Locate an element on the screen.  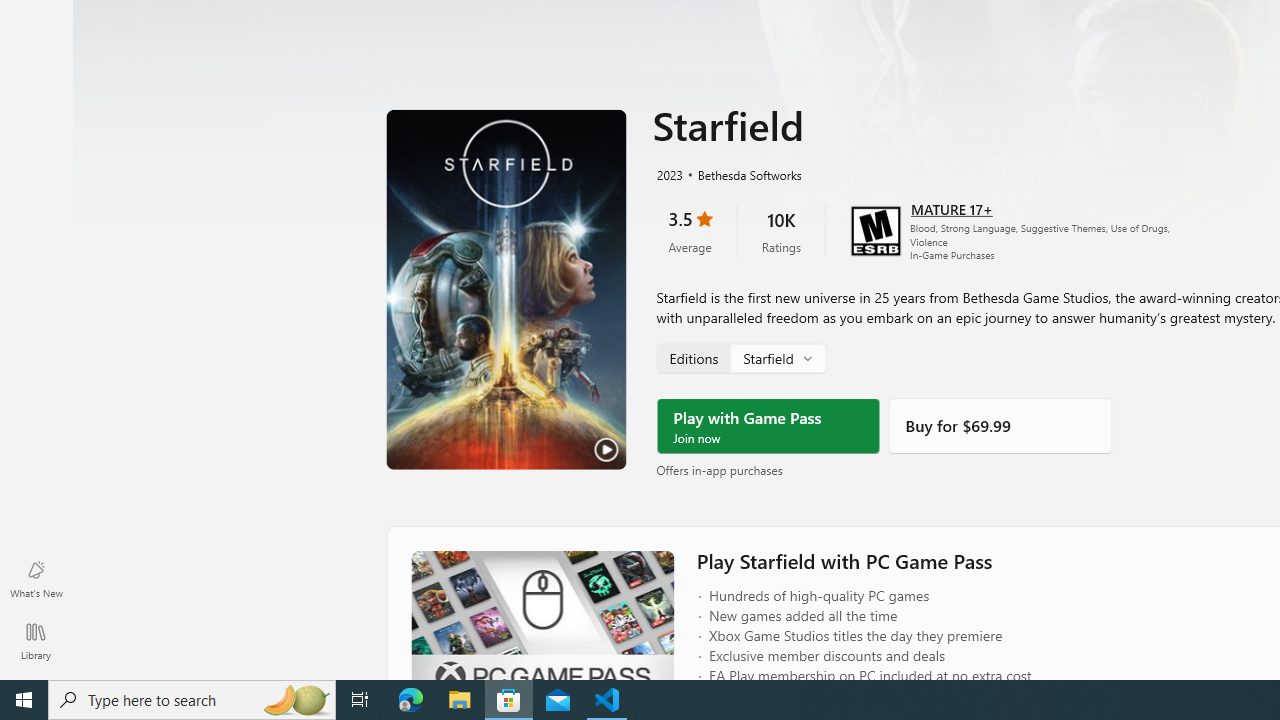
'Age rating: MATURE 17+. Click for more information.' is located at coordinates (950, 208).